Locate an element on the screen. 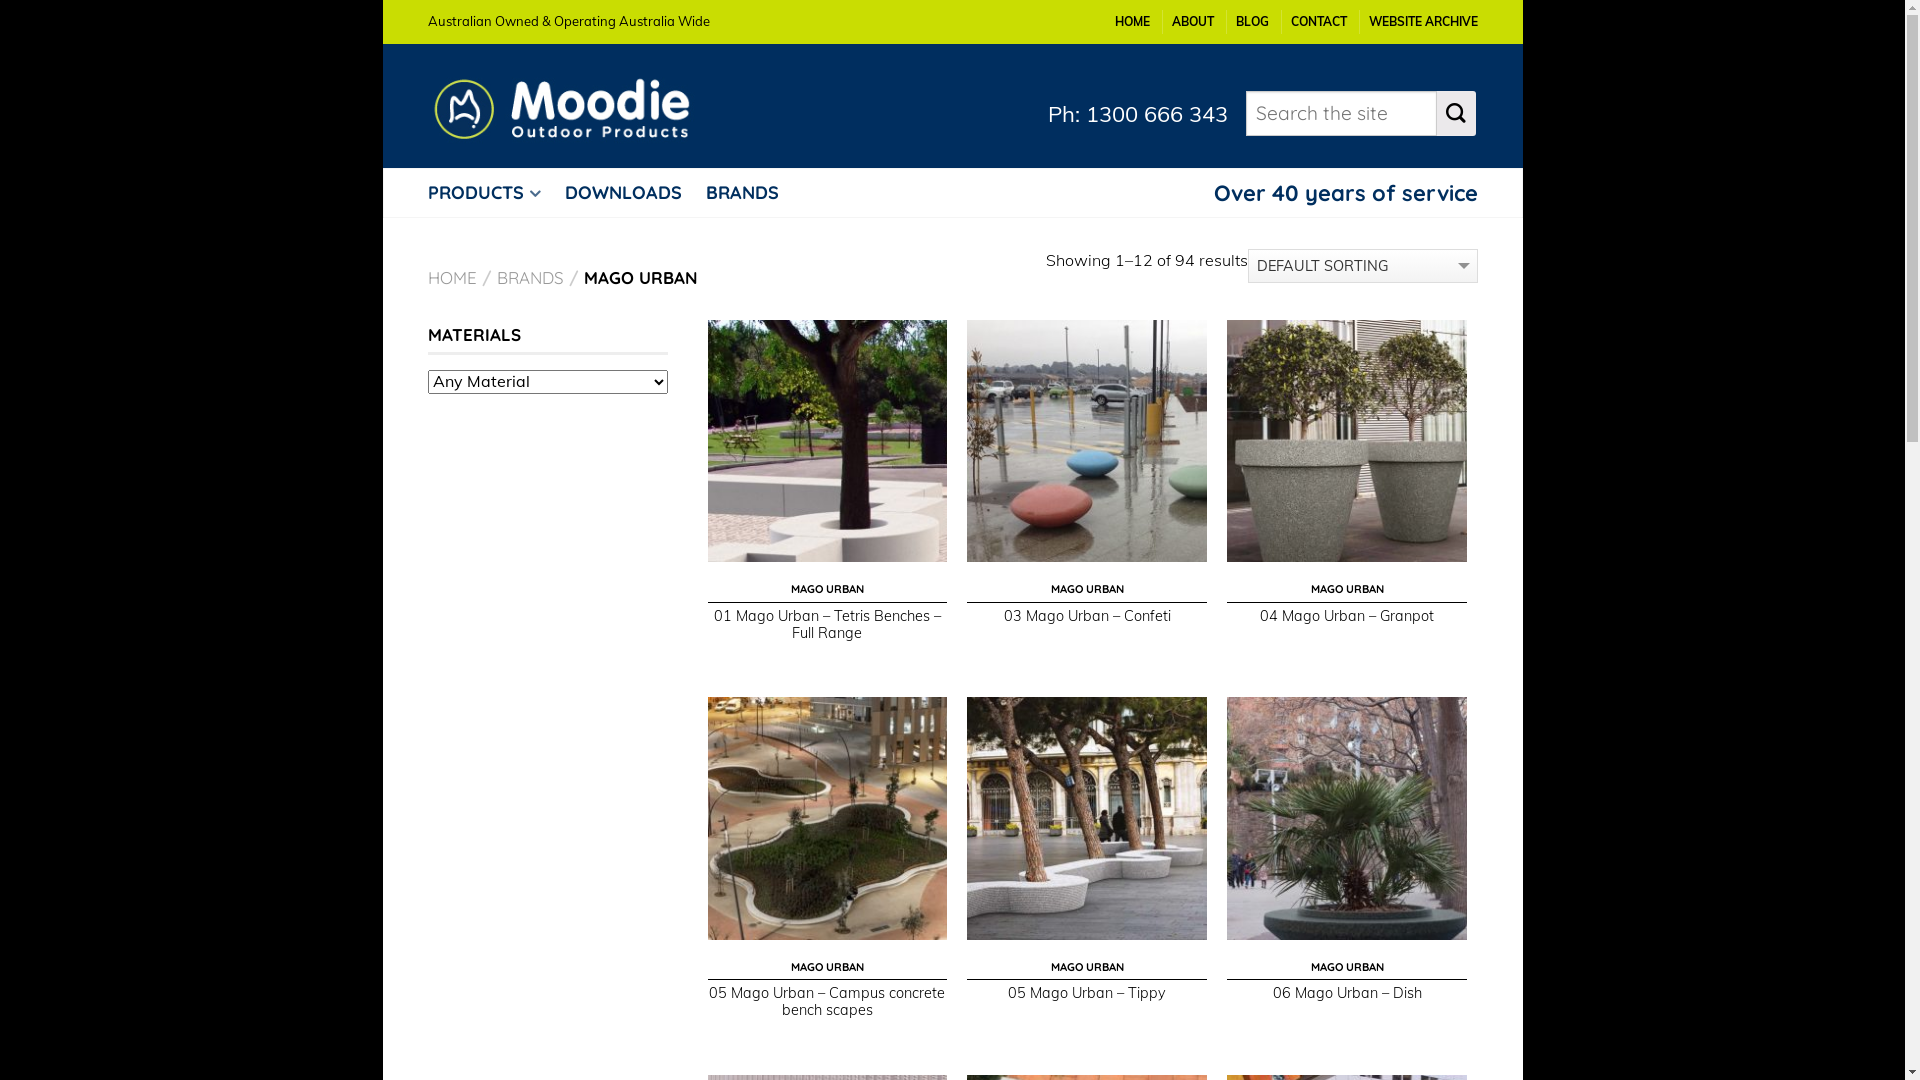 This screenshot has width=1920, height=1080. 'PRODUCTS' is located at coordinates (494, 192).